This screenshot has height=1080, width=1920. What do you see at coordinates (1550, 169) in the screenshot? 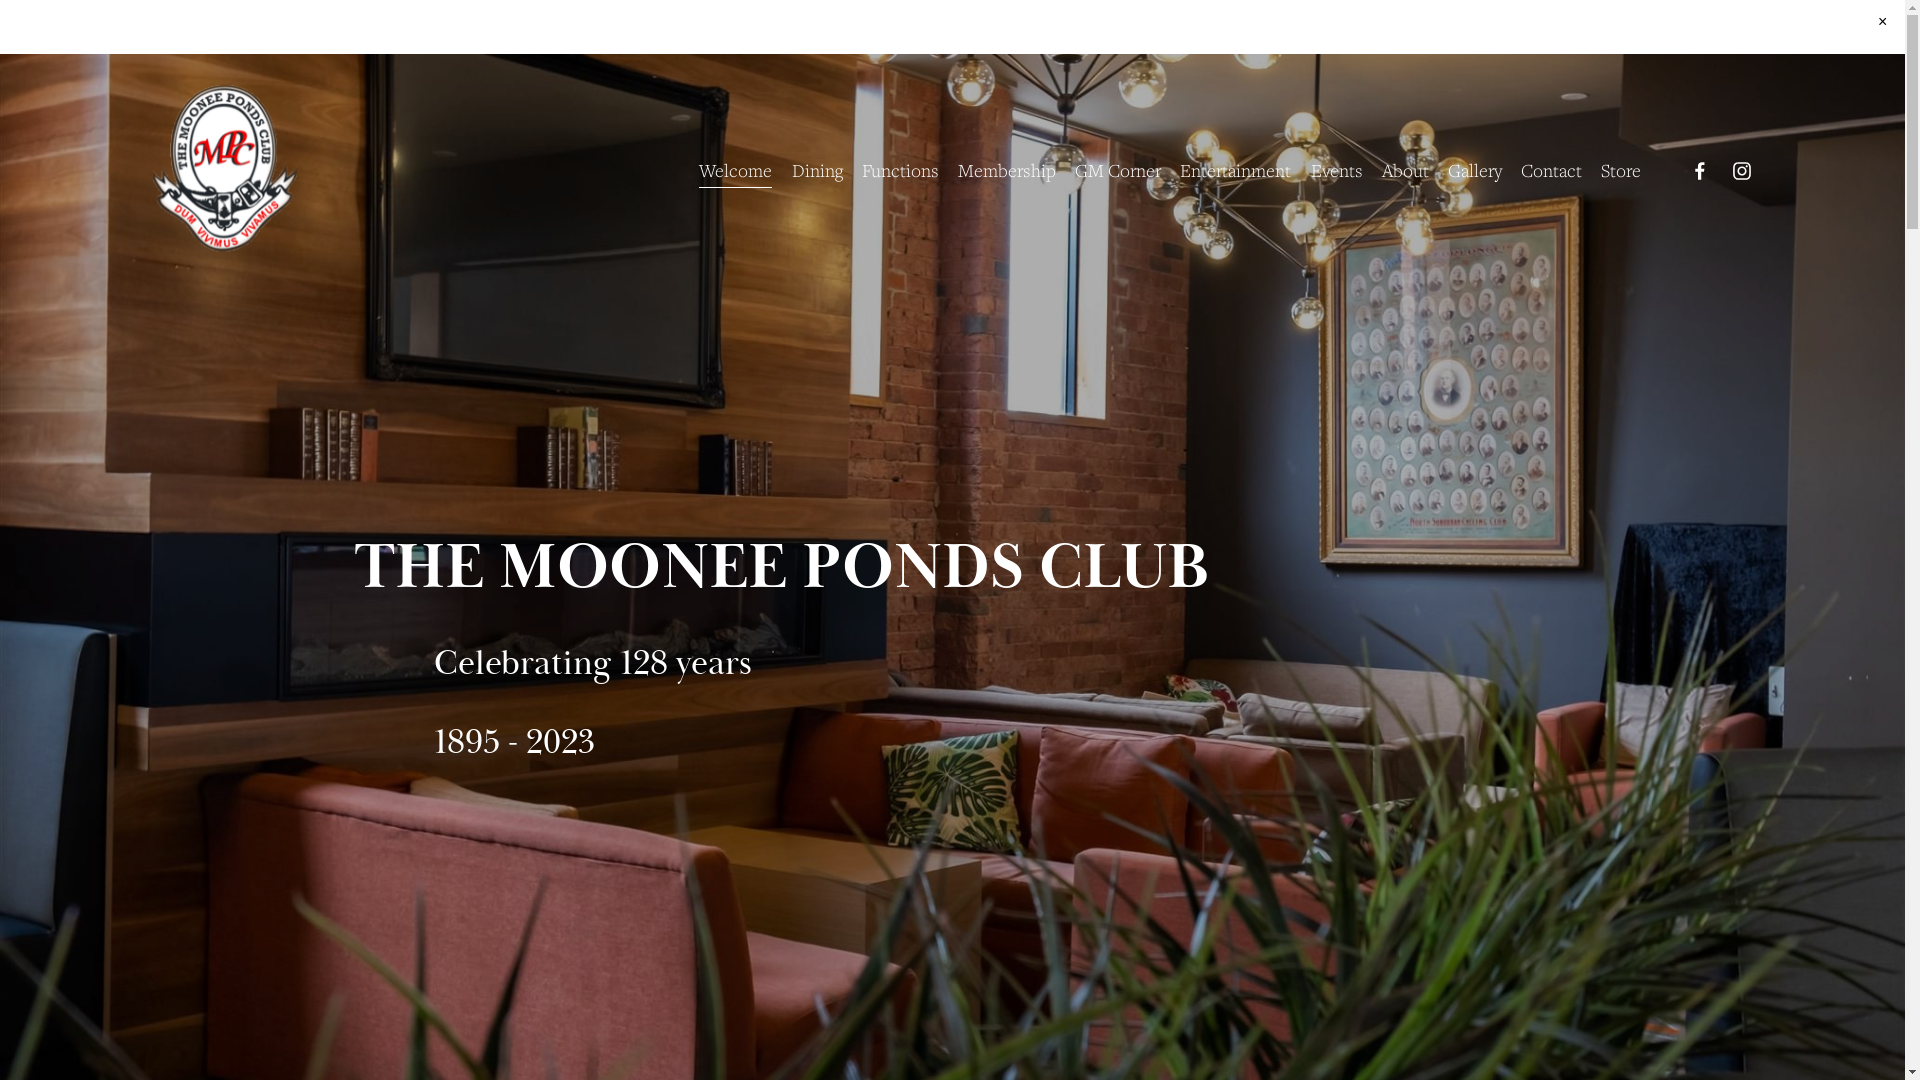
I see `'Contact'` at bounding box center [1550, 169].